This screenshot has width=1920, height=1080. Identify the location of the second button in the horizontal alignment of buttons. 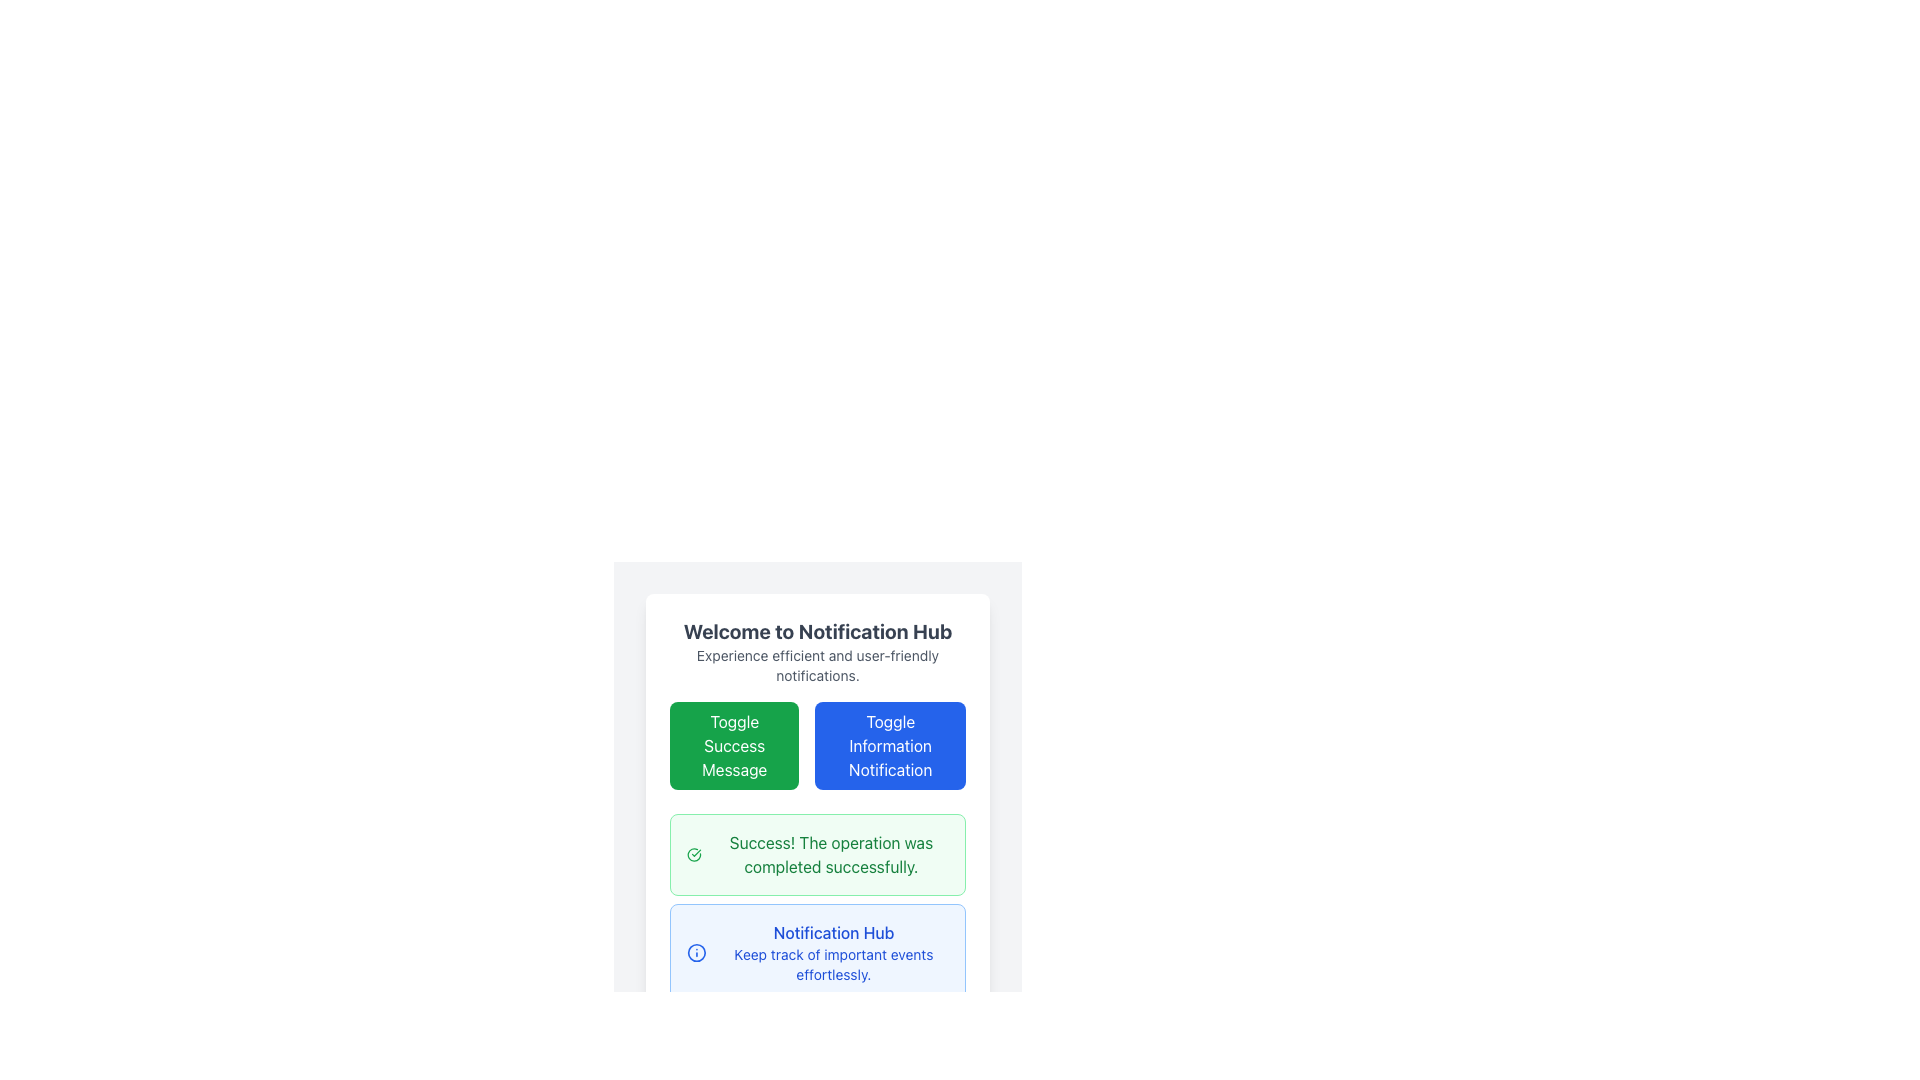
(889, 745).